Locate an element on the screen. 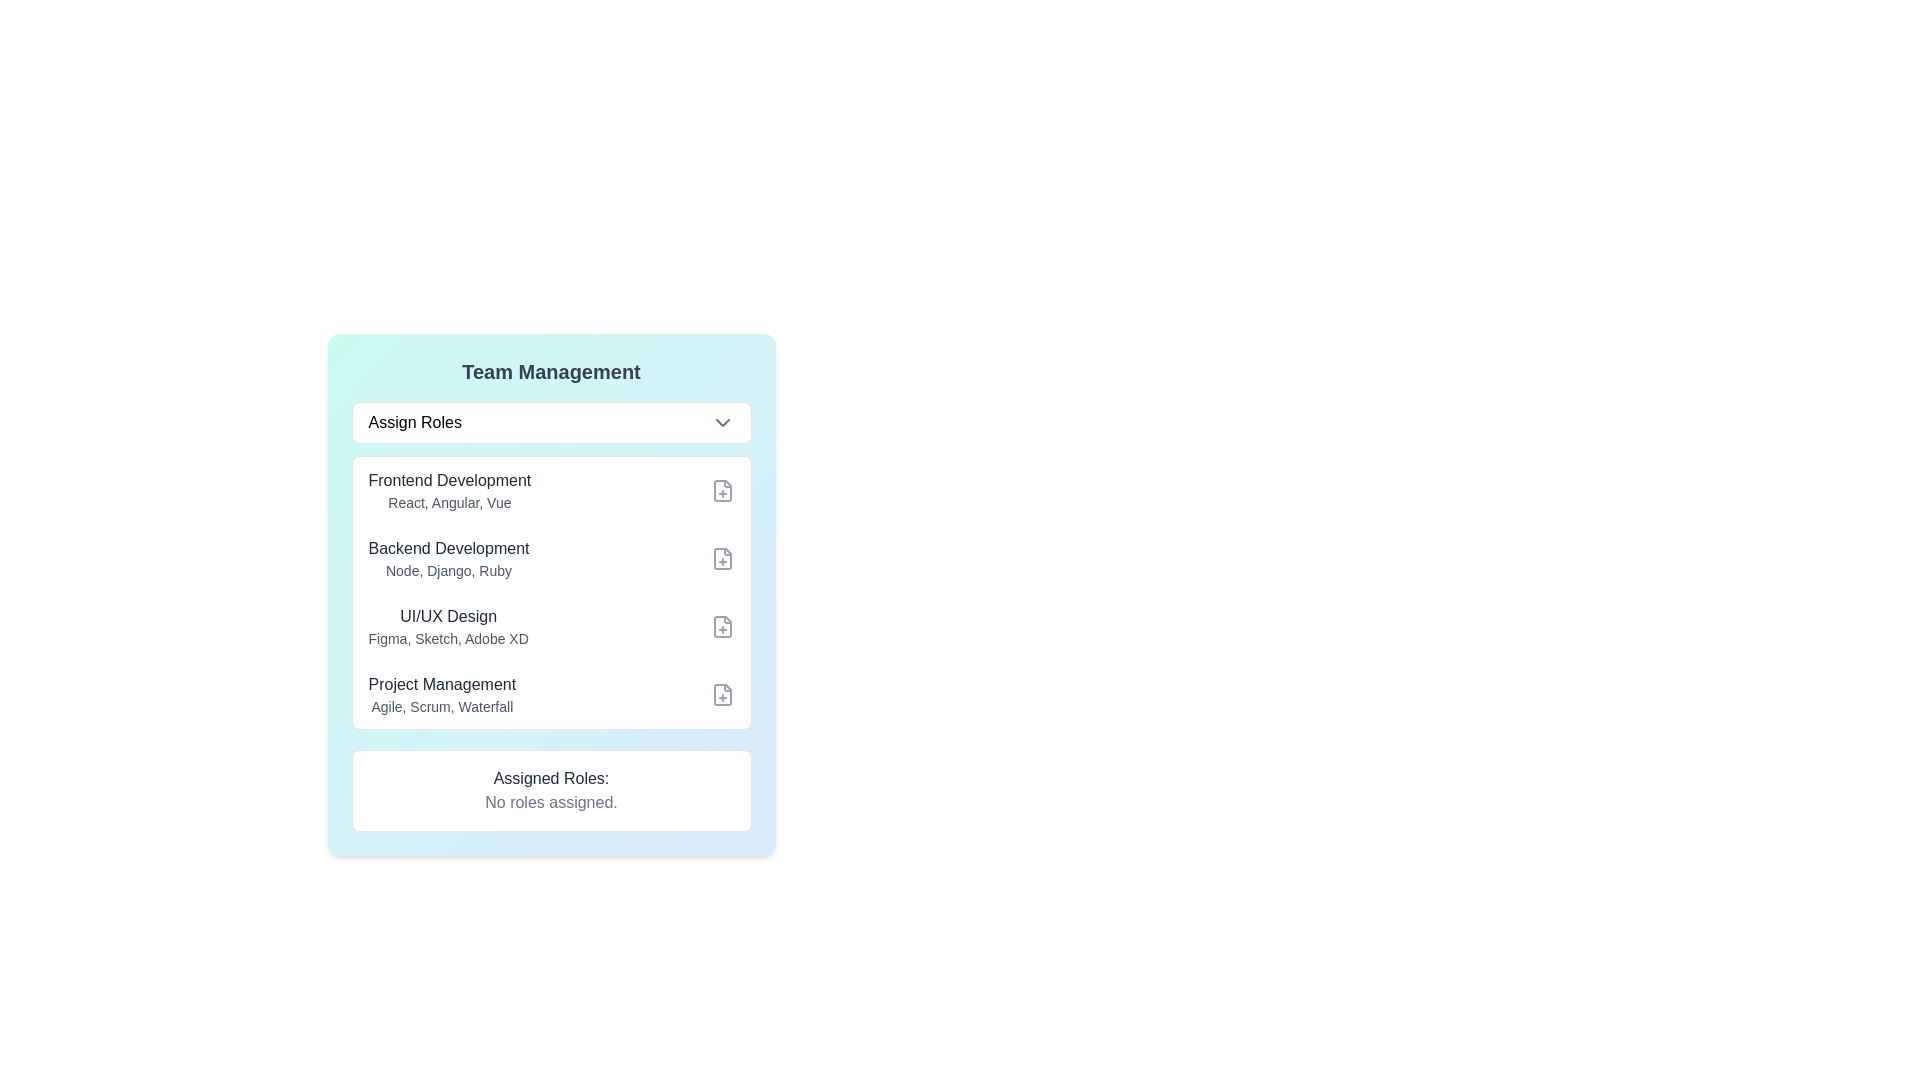  the Static Text Label that provides additional information for the 'Backend Development' category, located below the 'Backend Development' heading within the 'Team Management' card is located at coordinates (447, 570).